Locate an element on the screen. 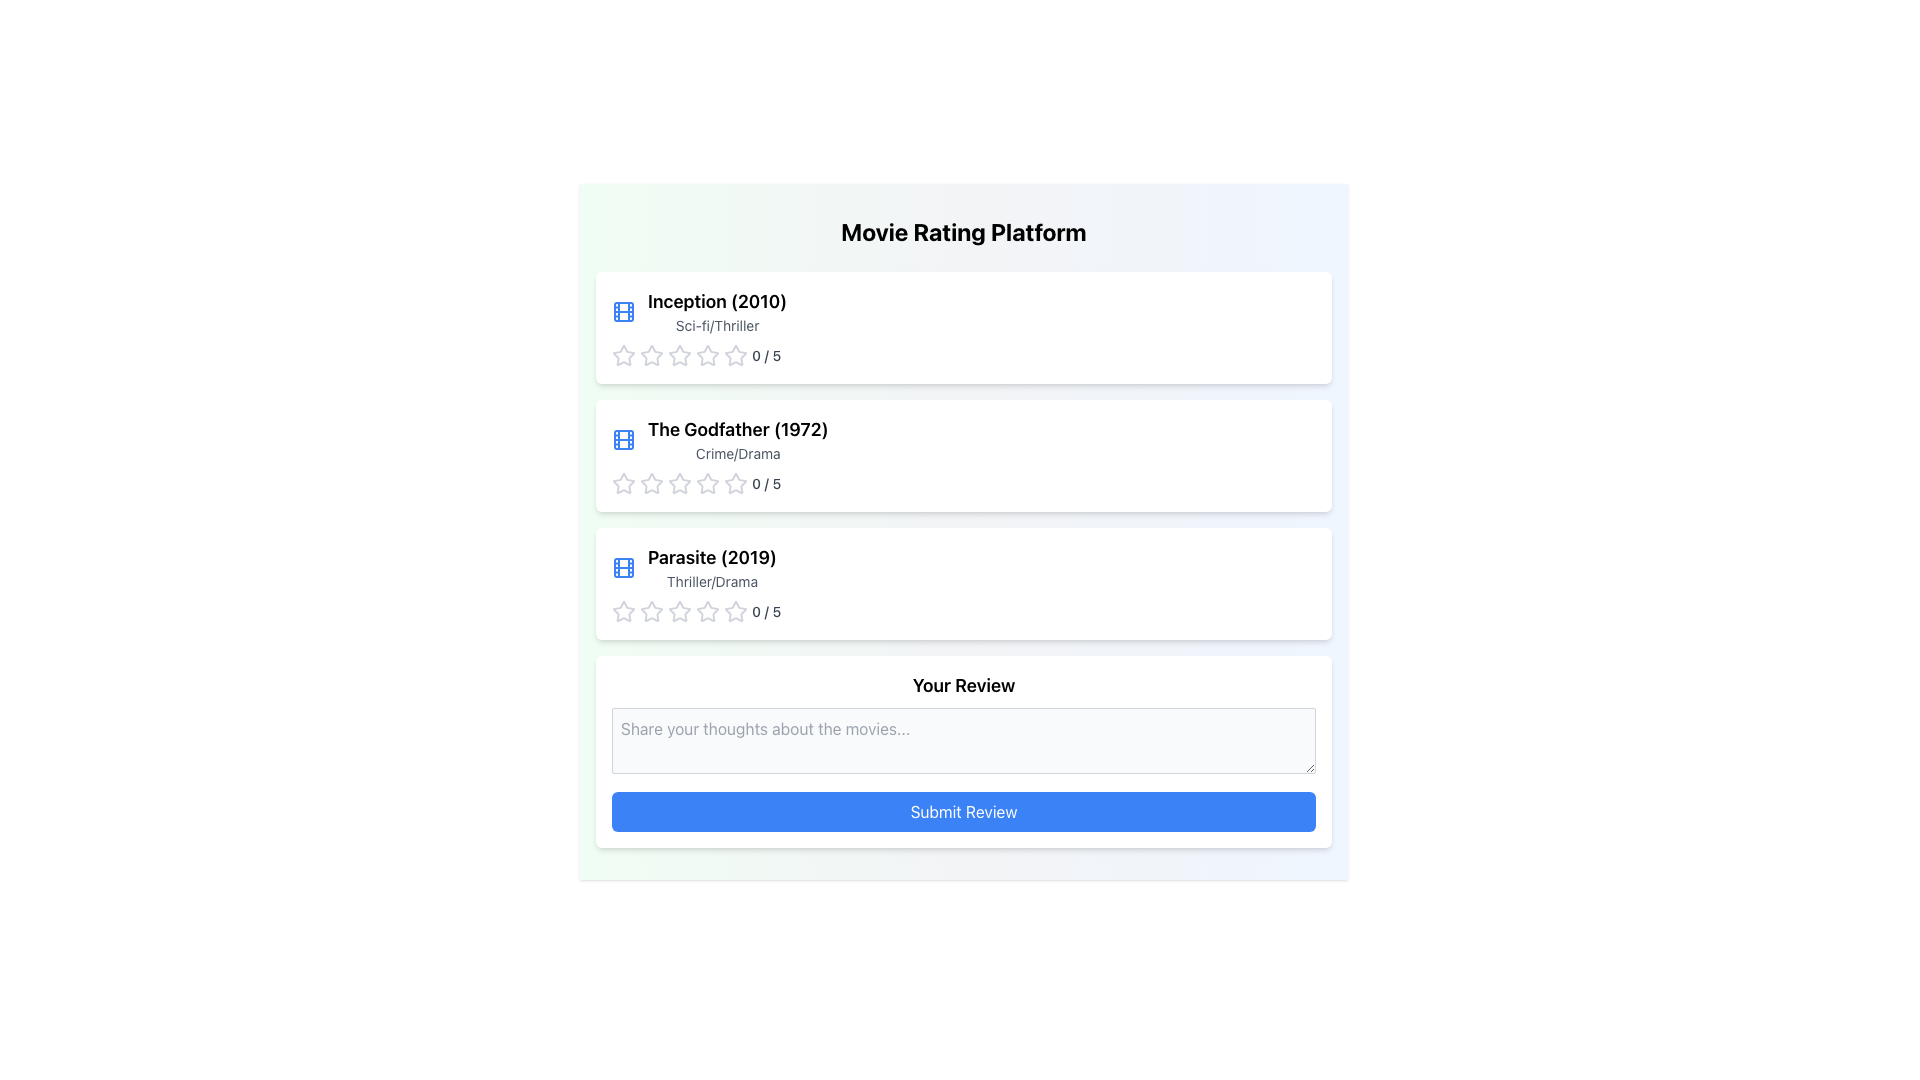  the fifth outlined gray star icon to assign a rating under the 'Parasite (2019)' movie entry is located at coordinates (734, 611).